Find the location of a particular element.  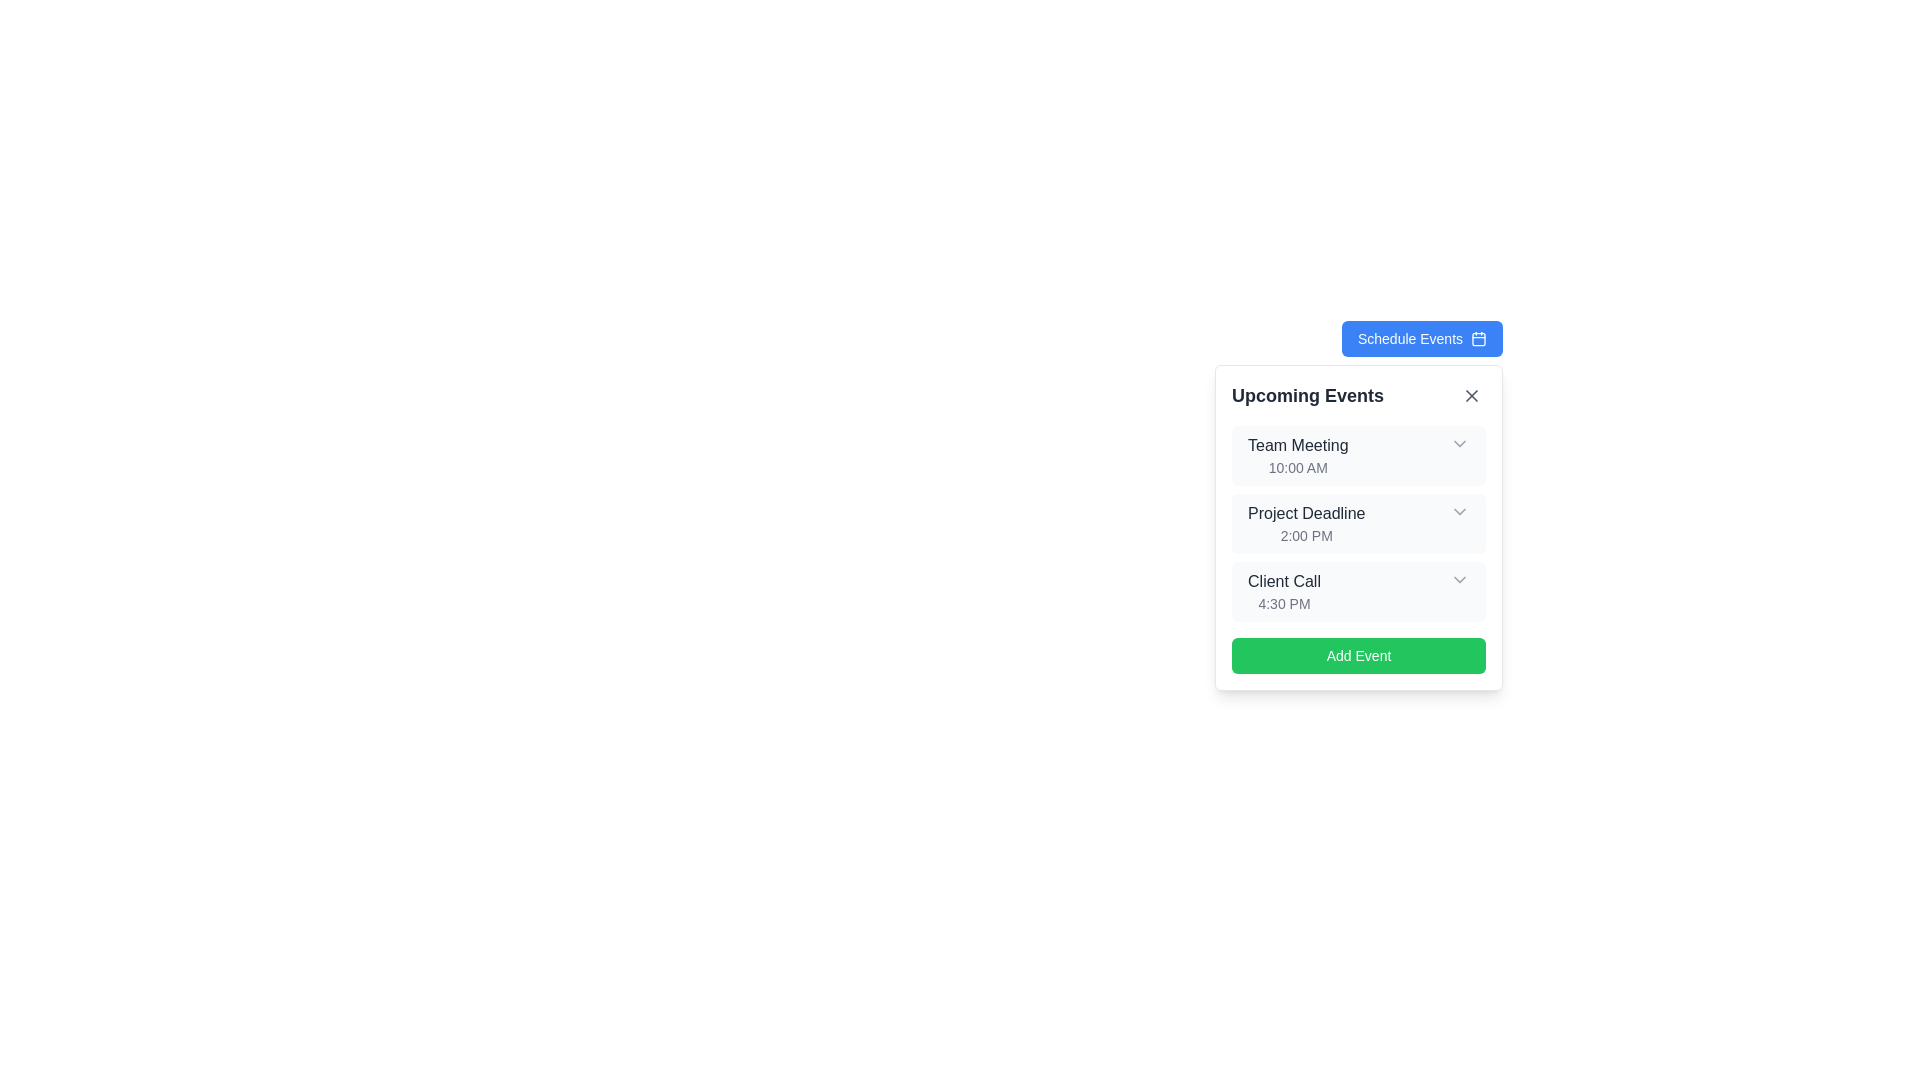

the small calendar icon with a blue background located next to the 'Schedule Events' button text, positioned at the top-right corner of the interface is located at coordinates (1478, 338).